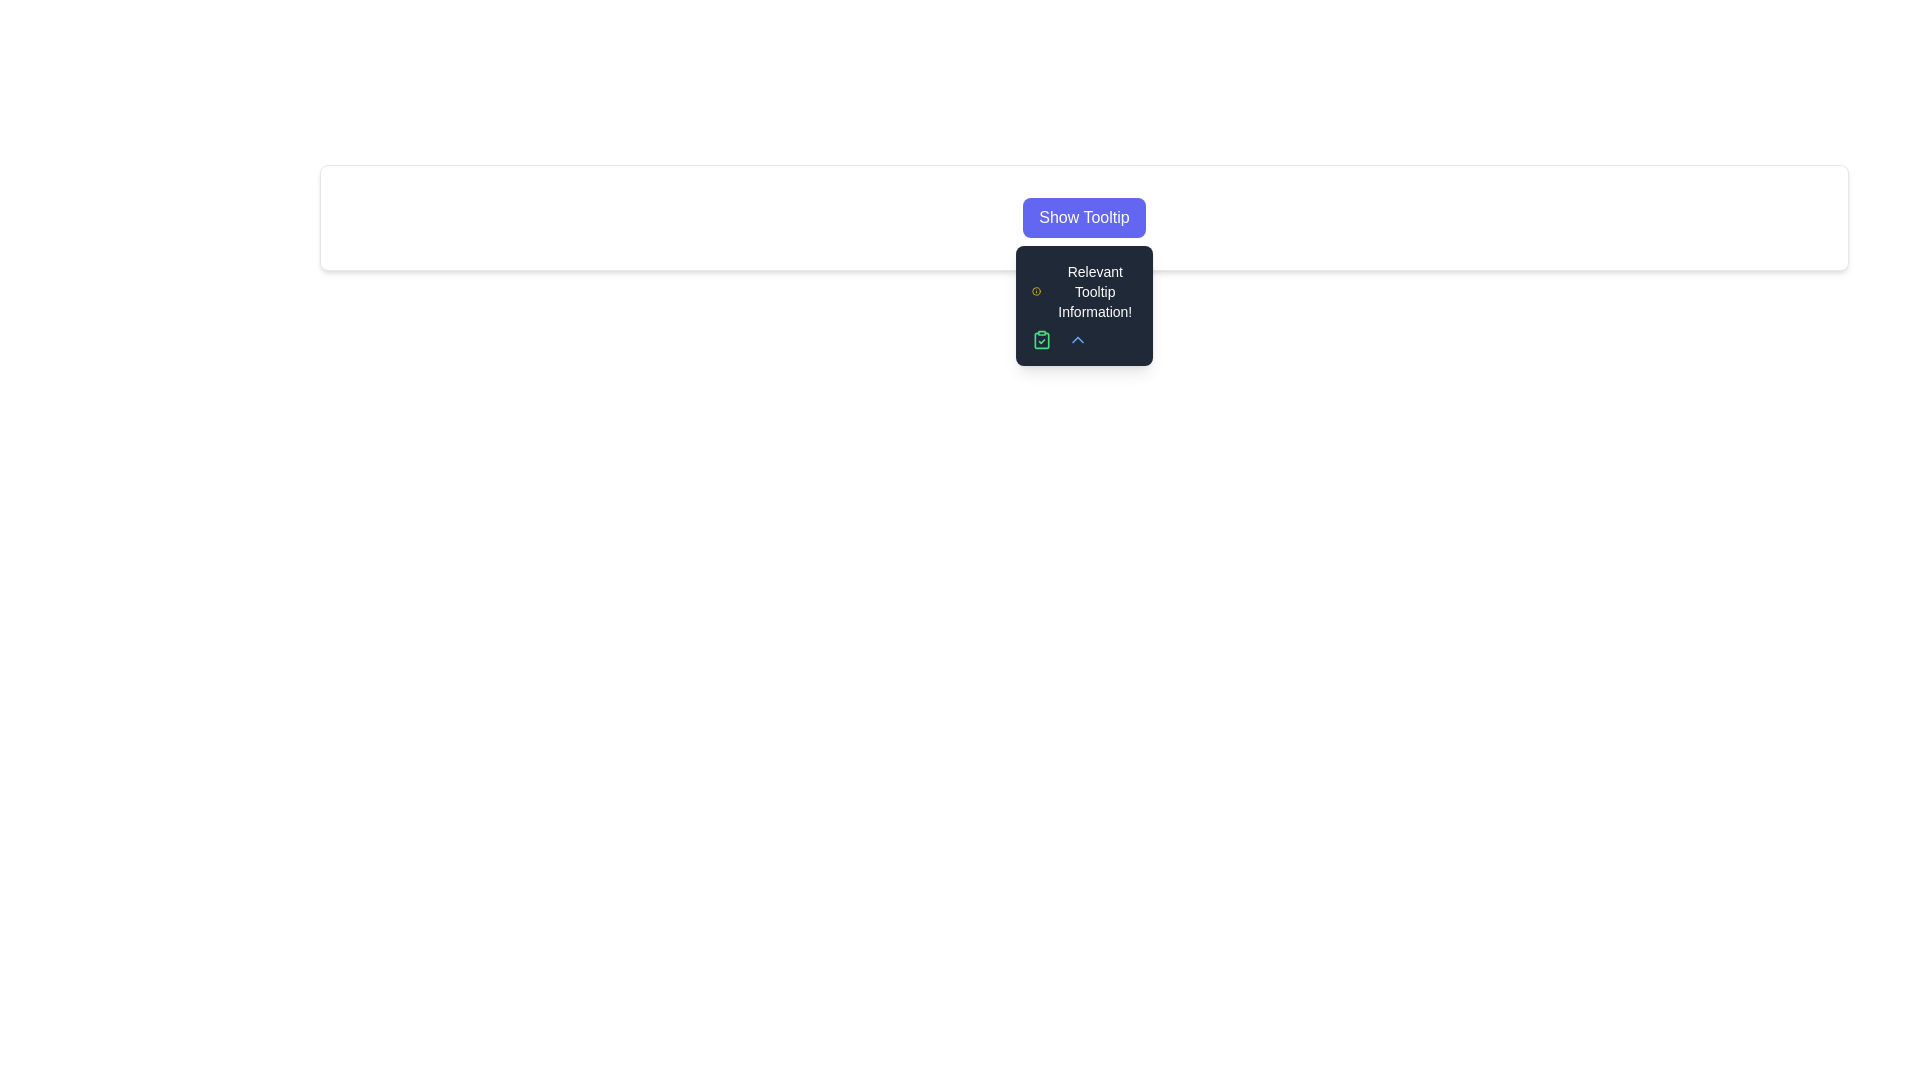 The image size is (1920, 1080). What do you see at coordinates (1083, 292) in the screenshot?
I see `the text display element that shows 'Relevant Tooltip Information!' located in the tooltip below the 'Show Tooltip' button` at bounding box center [1083, 292].